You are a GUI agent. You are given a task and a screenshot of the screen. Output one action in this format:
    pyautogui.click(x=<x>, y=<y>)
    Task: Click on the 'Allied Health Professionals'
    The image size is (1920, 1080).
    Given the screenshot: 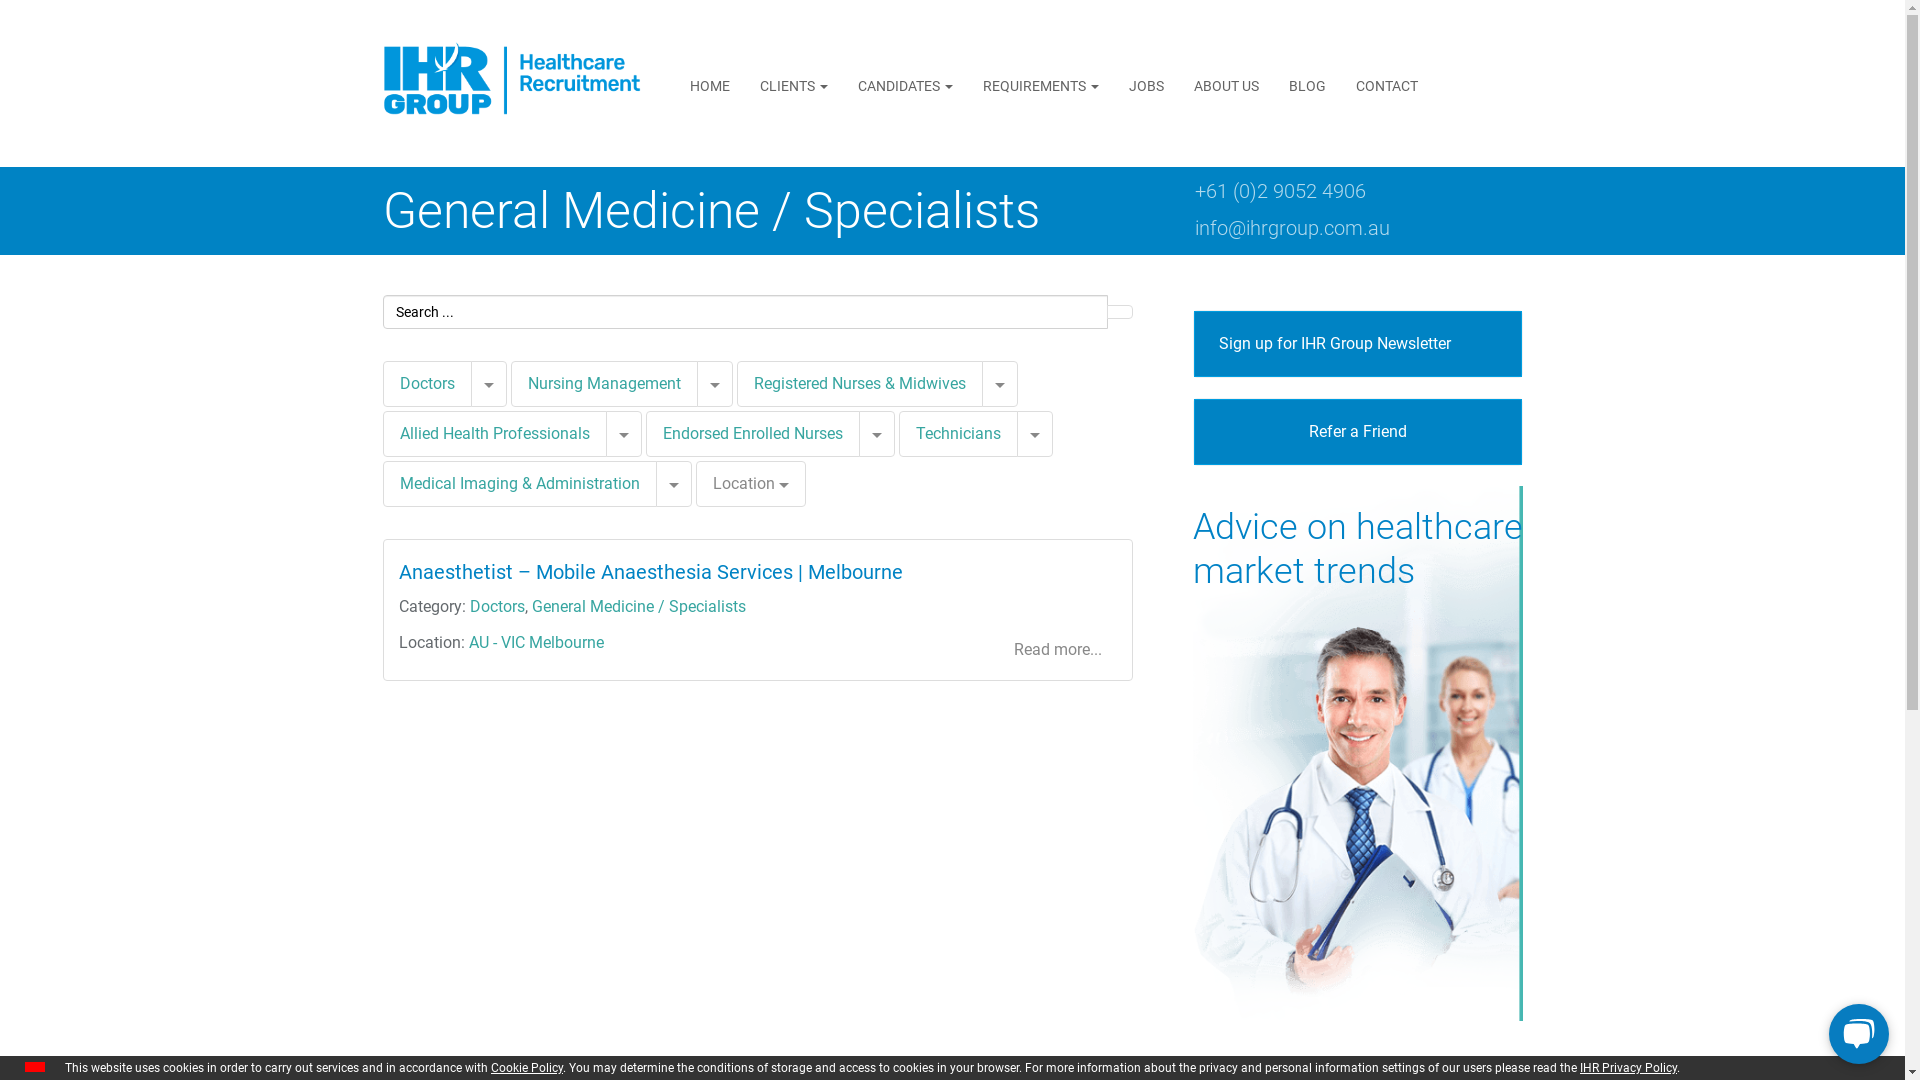 What is the action you would take?
    pyautogui.click(x=382, y=433)
    